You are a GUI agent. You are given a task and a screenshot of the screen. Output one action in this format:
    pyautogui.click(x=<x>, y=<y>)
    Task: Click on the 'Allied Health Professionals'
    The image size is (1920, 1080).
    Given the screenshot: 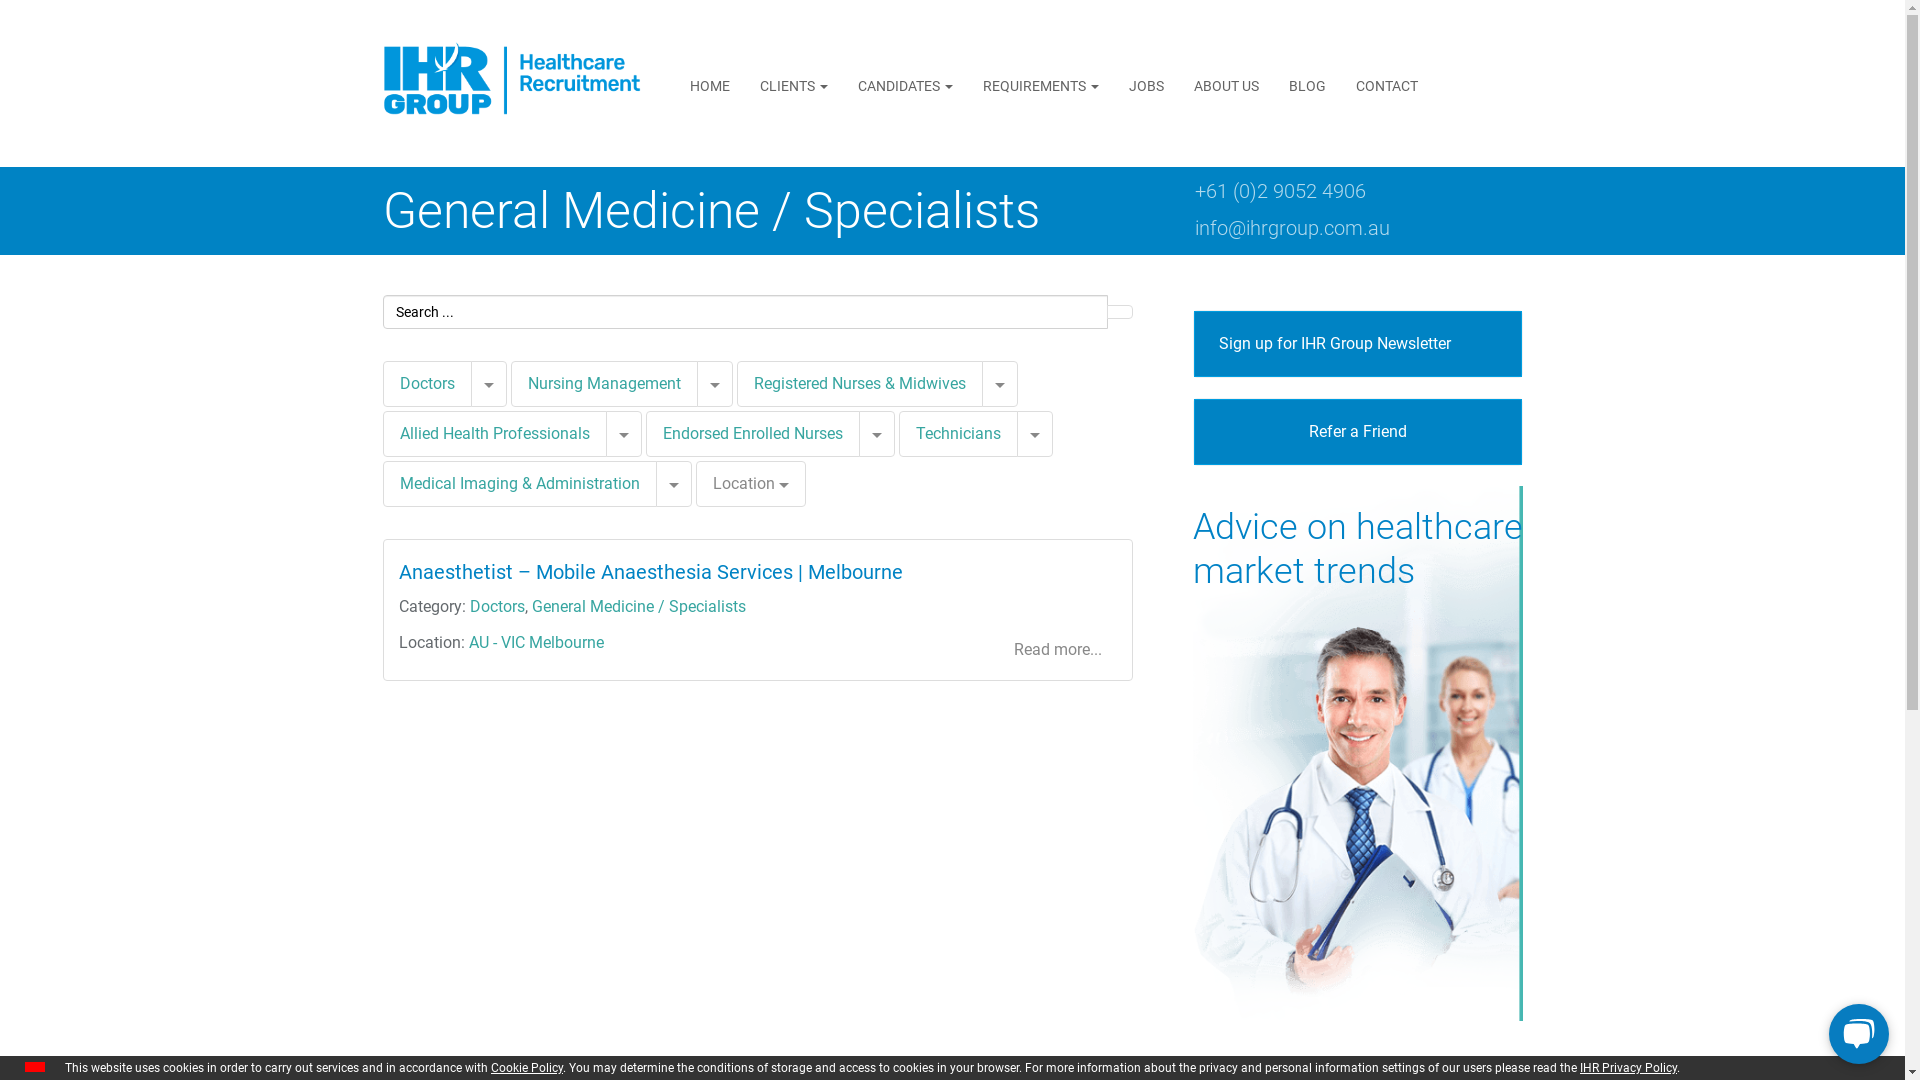 What is the action you would take?
    pyautogui.click(x=382, y=433)
    